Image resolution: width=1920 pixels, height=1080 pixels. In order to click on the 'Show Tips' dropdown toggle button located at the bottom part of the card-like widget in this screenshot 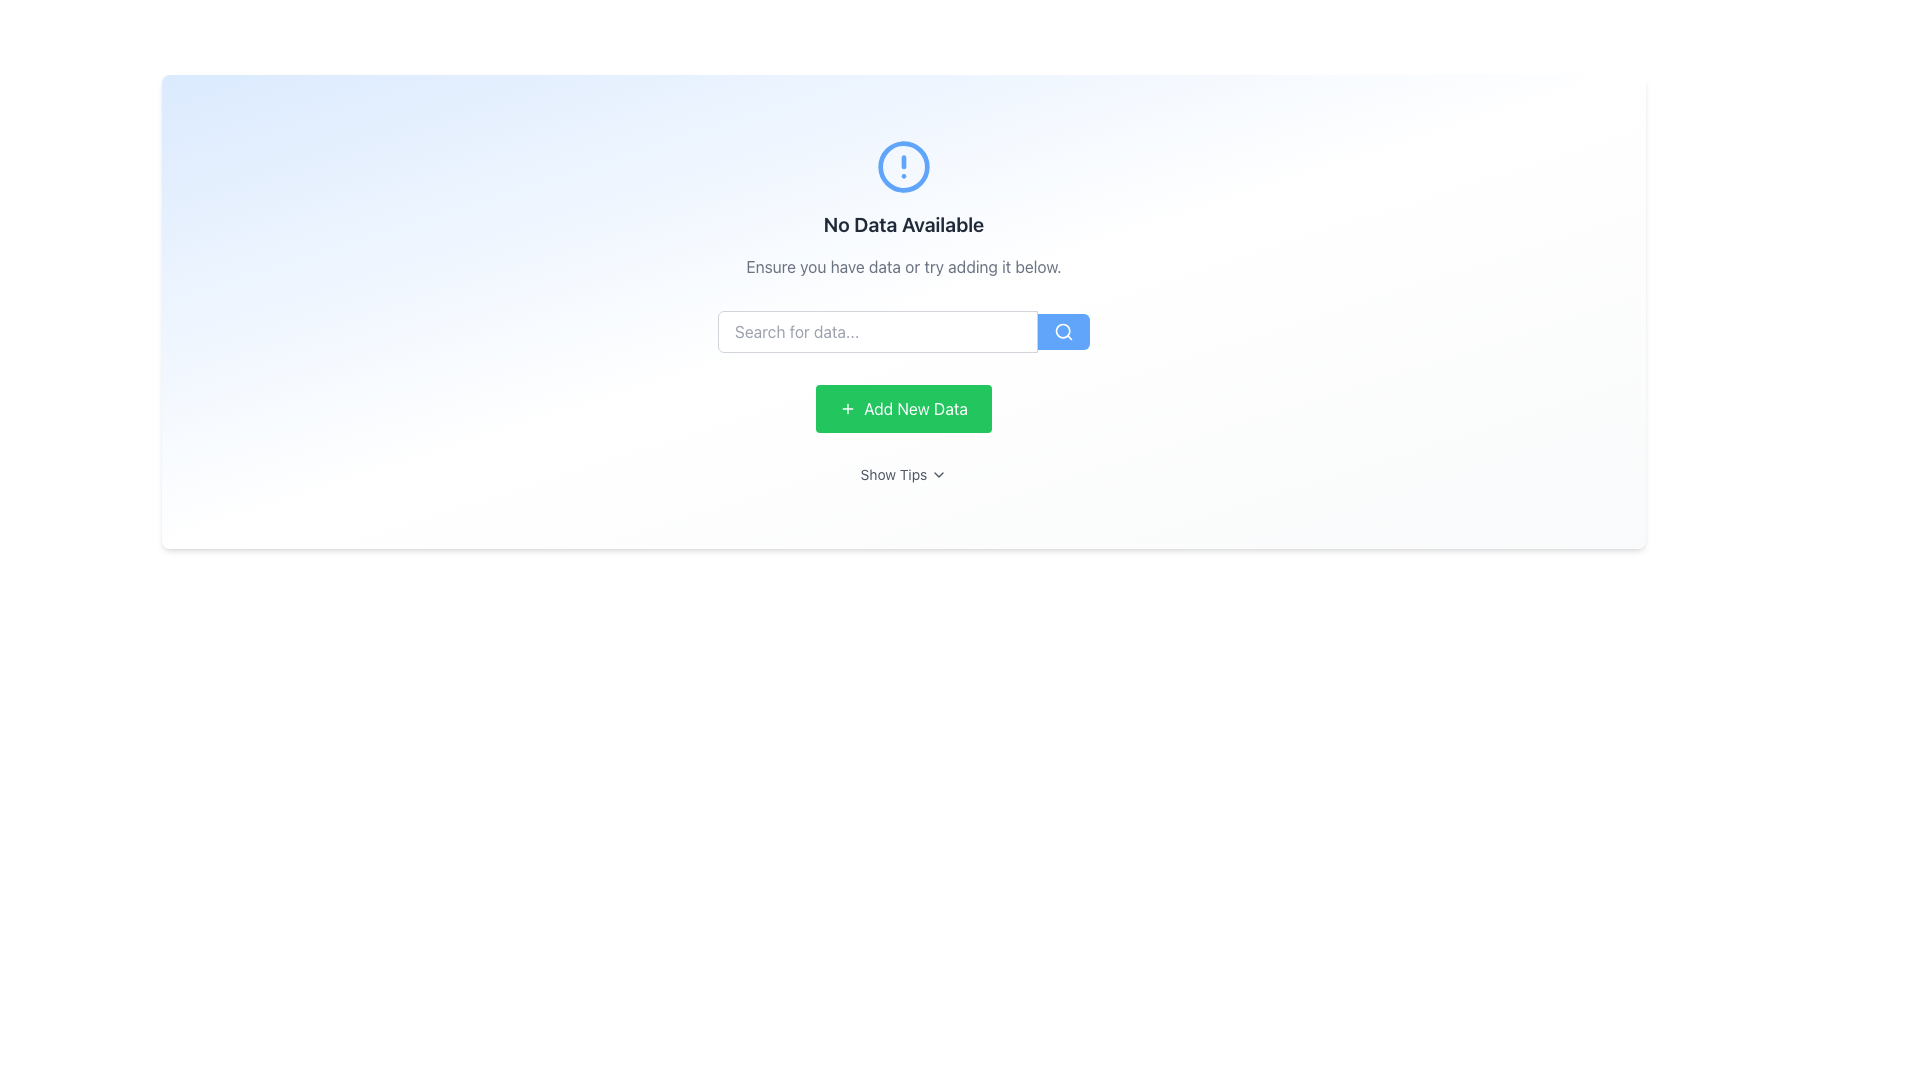, I will do `click(902, 474)`.